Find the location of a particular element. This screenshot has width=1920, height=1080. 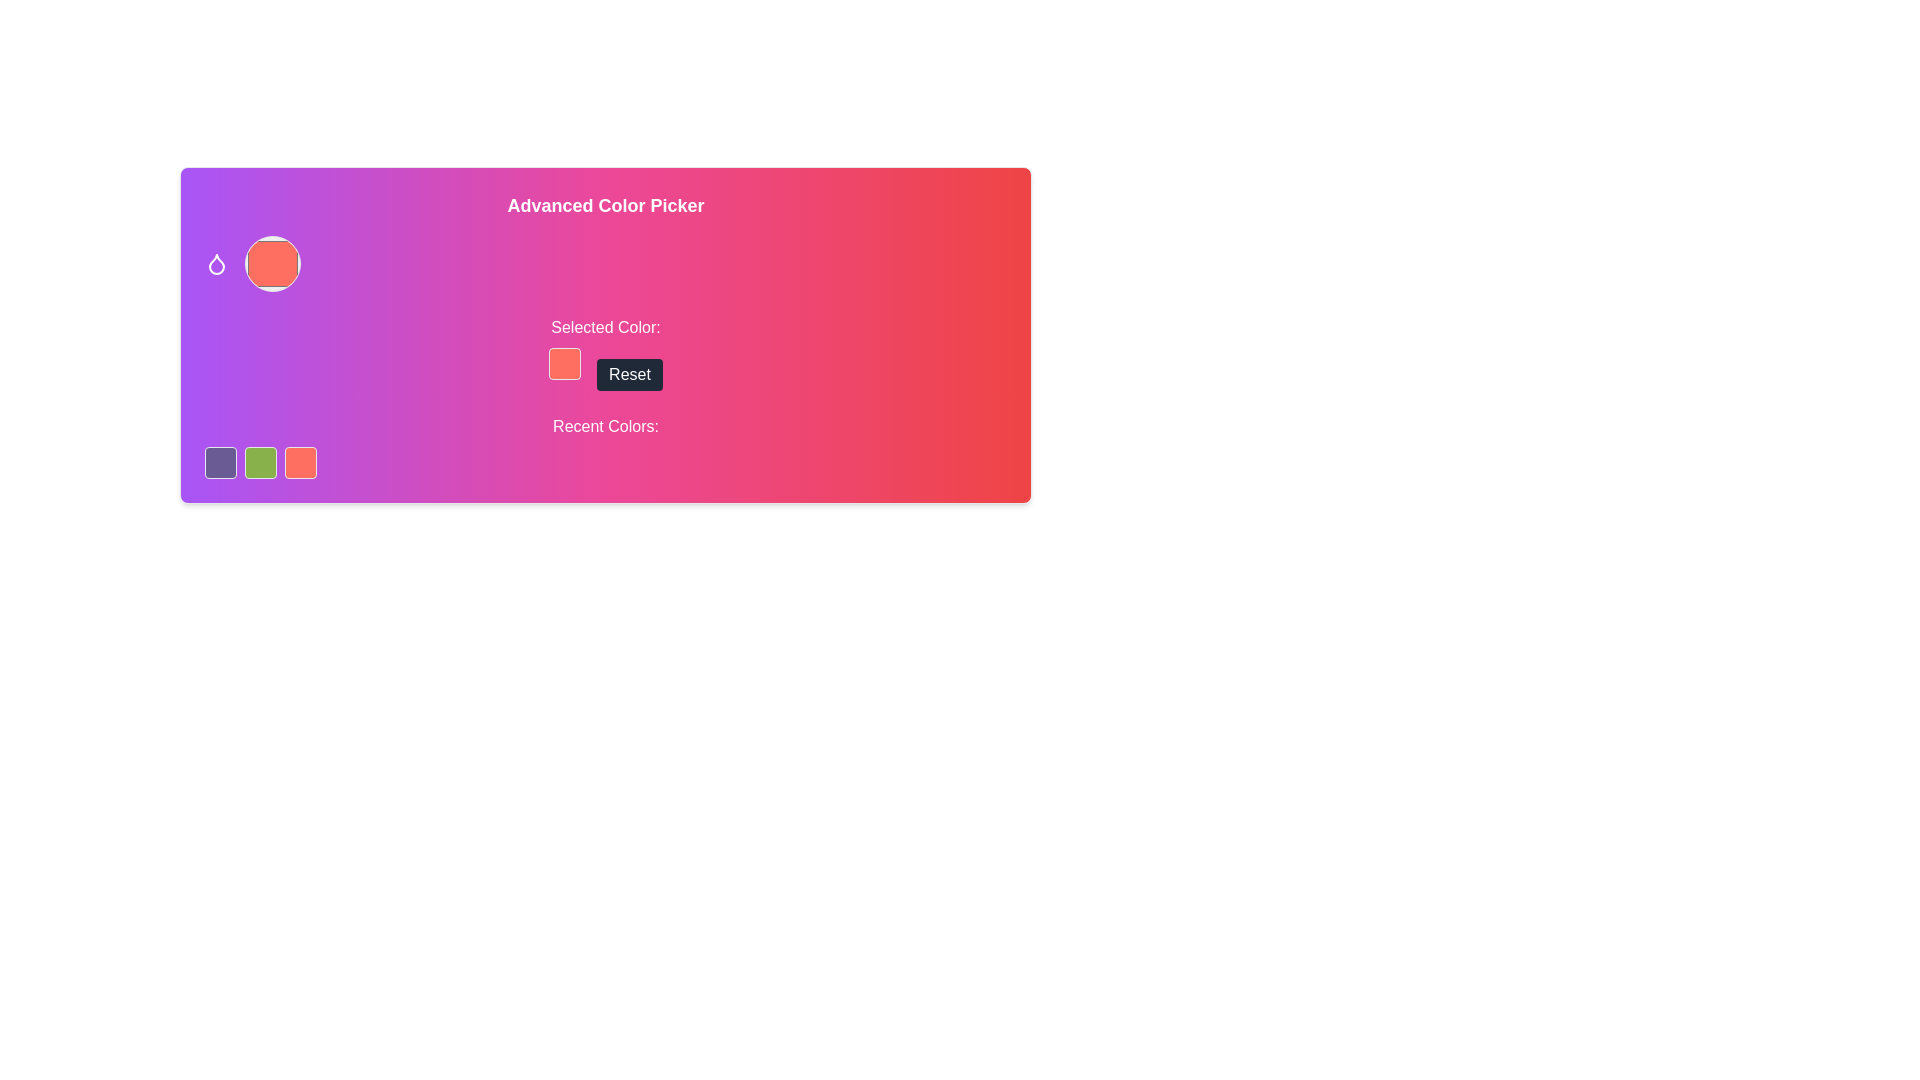

the color selection box, which is the first of three horizontally arranged elements in the bottom-left section of the colorful interface panel is located at coordinates (220, 462).